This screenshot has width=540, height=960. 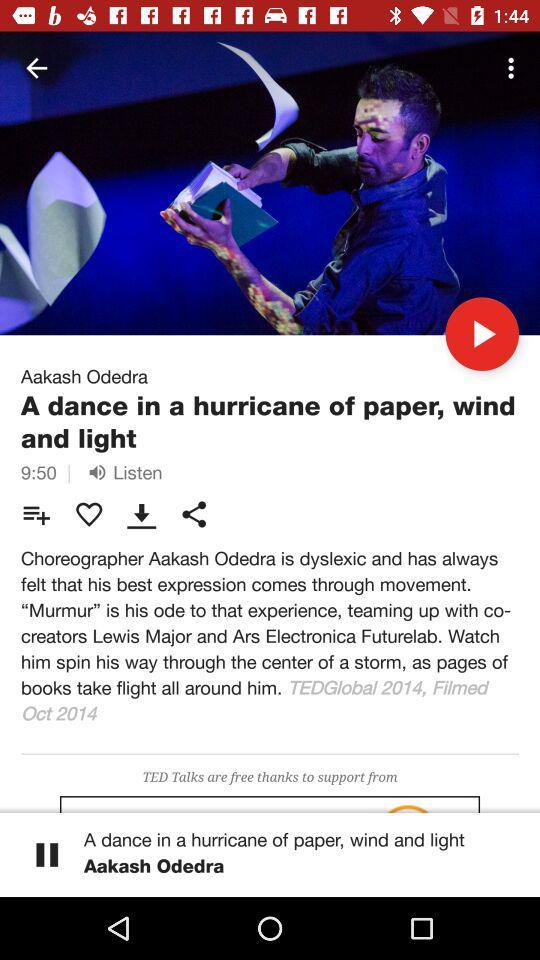 What do you see at coordinates (47, 853) in the screenshot?
I see `the pause option beside aakash odedra` at bounding box center [47, 853].